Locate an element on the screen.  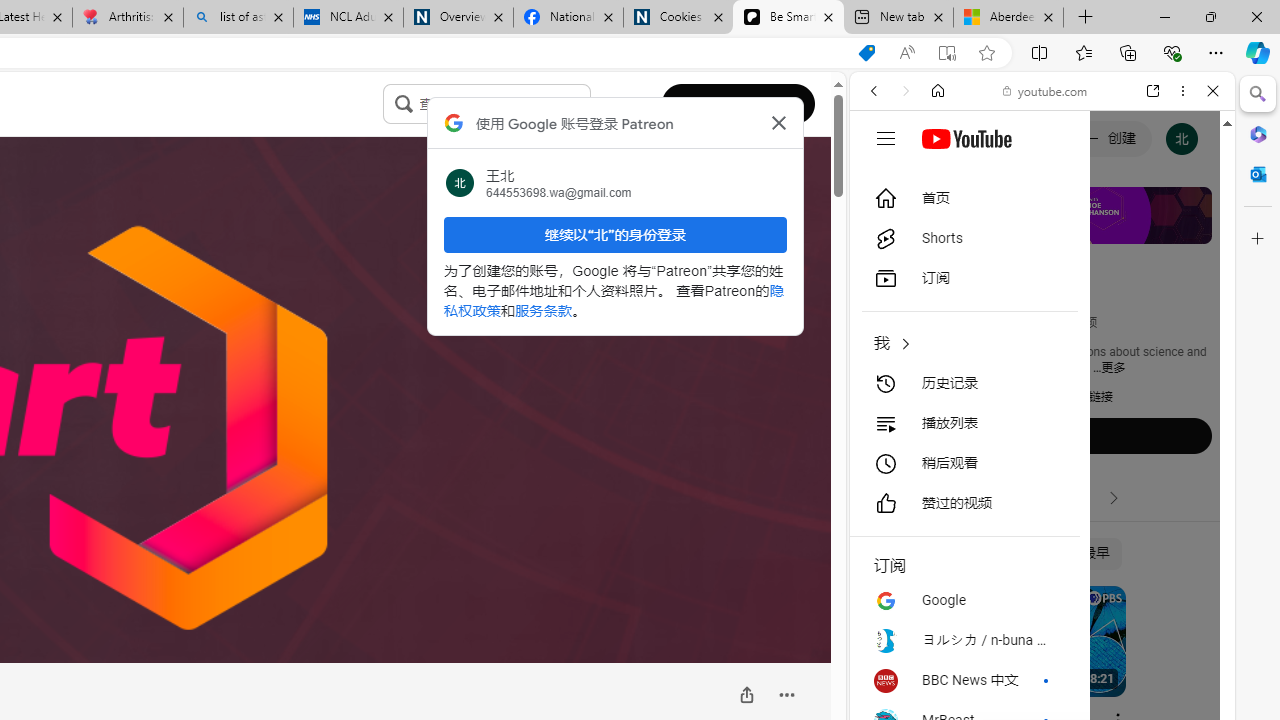
'Search videos from youtube.com' is located at coordinates (1006, 658).